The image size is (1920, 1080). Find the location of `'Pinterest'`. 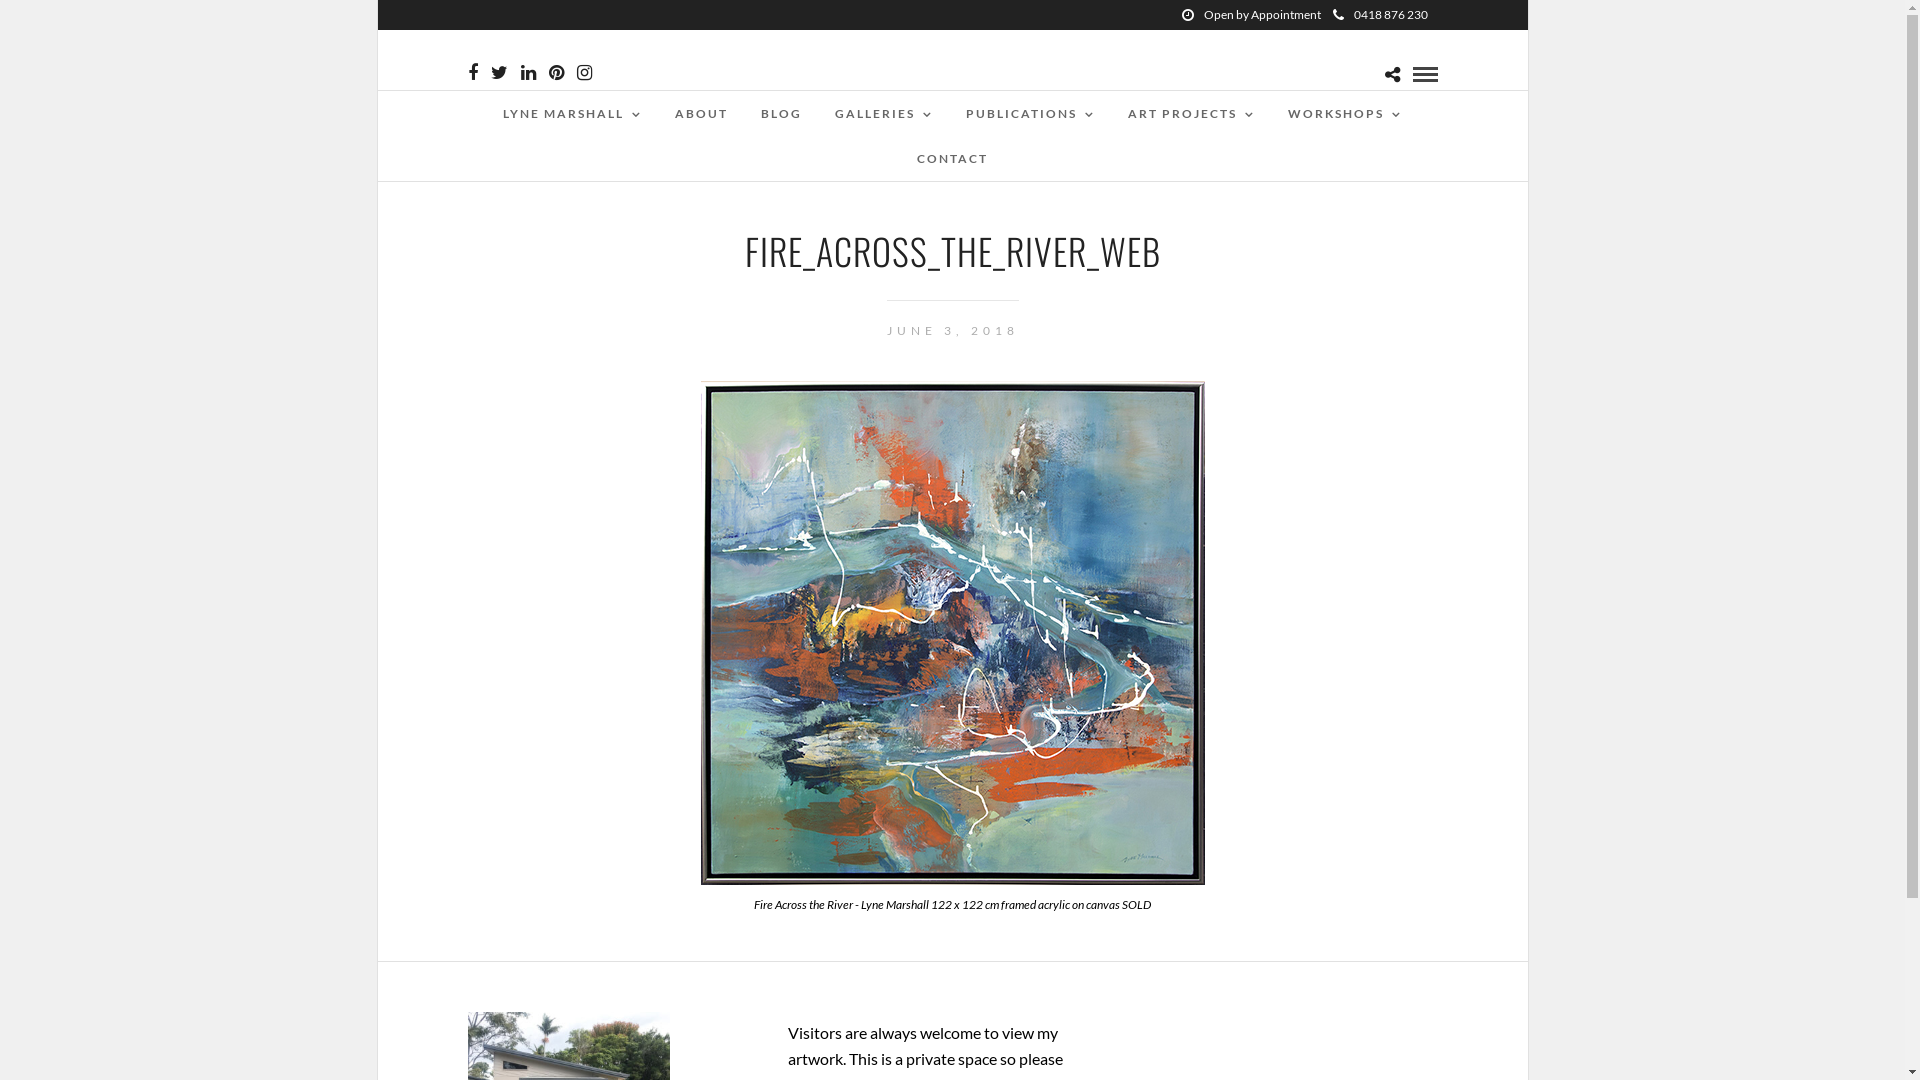

'Pinterest' is located at coordinates (547, 72).